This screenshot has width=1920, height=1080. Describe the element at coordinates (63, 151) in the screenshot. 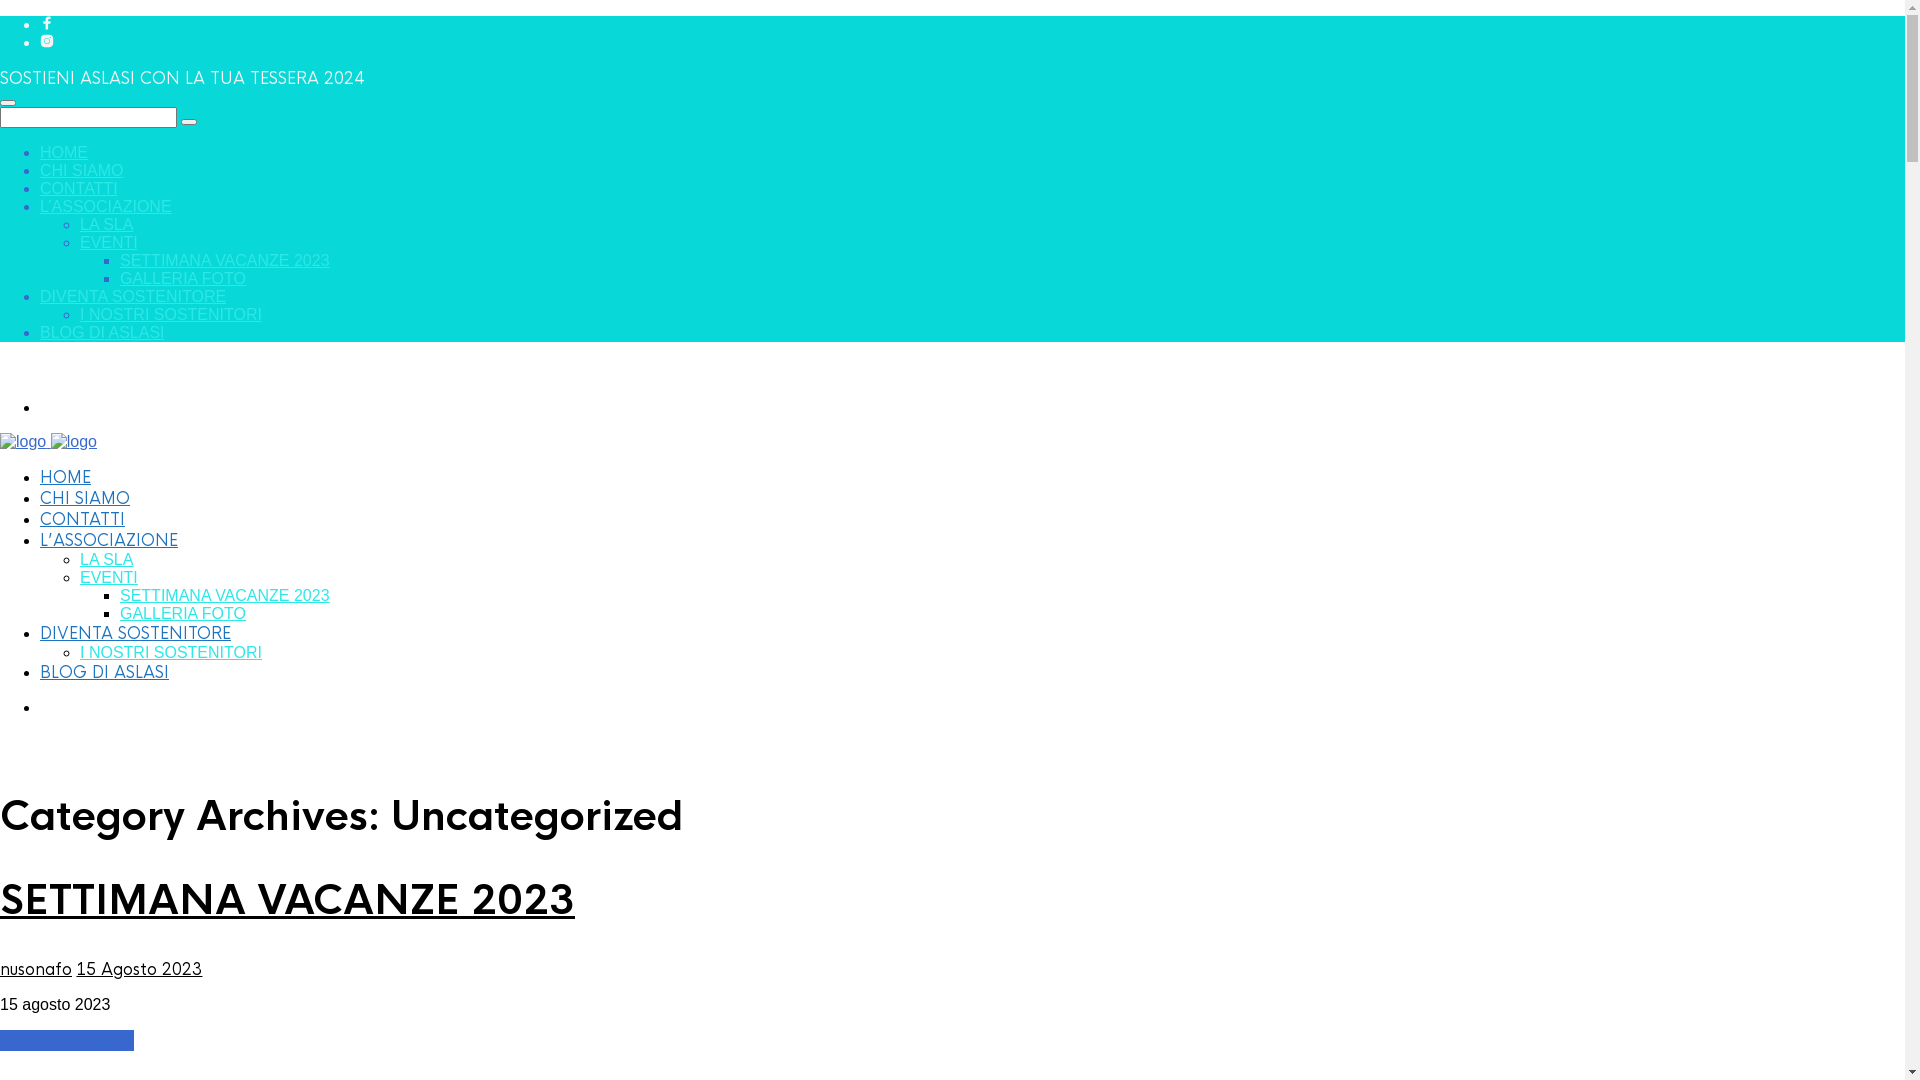

I see `'HOME'` at that location.